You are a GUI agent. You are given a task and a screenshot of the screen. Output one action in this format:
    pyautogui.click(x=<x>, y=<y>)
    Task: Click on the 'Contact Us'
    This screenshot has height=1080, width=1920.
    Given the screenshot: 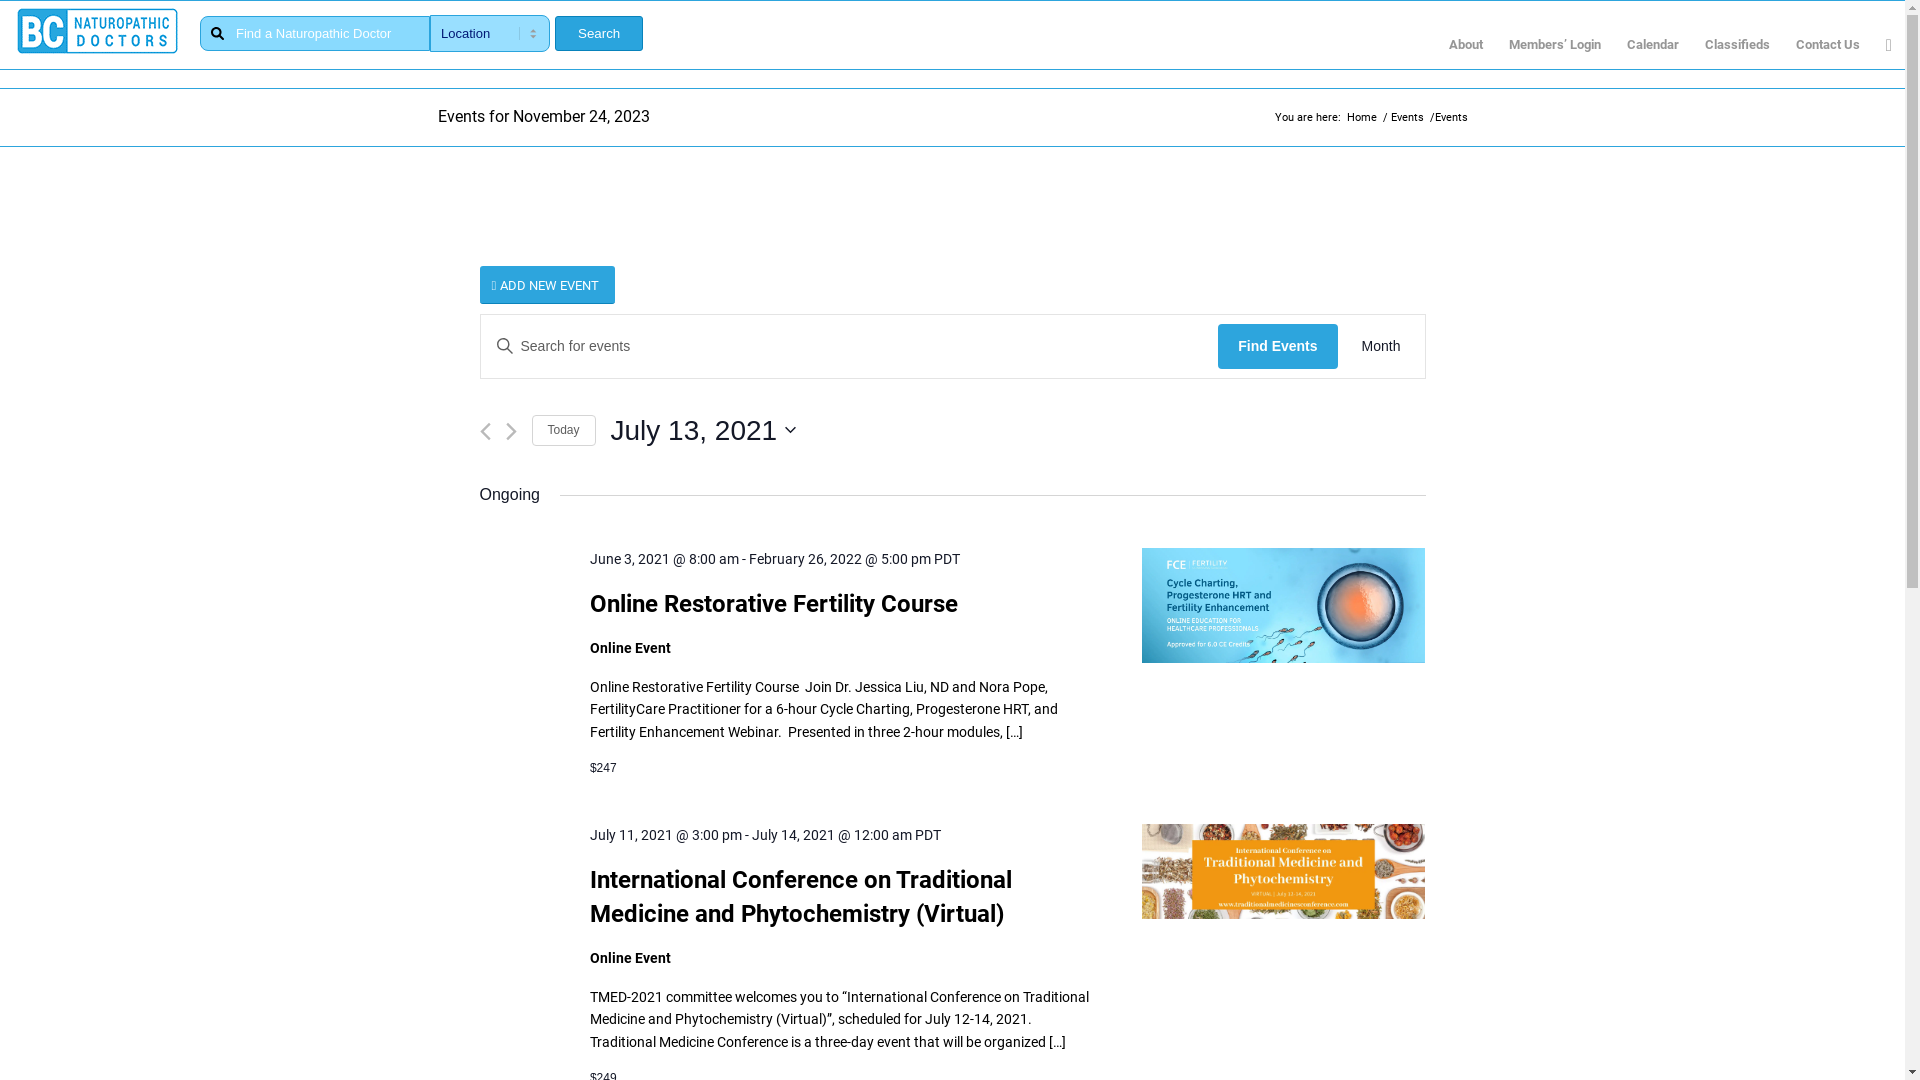 What is the action you would take?
    pyautogui.click(x=1828, y=45)
    